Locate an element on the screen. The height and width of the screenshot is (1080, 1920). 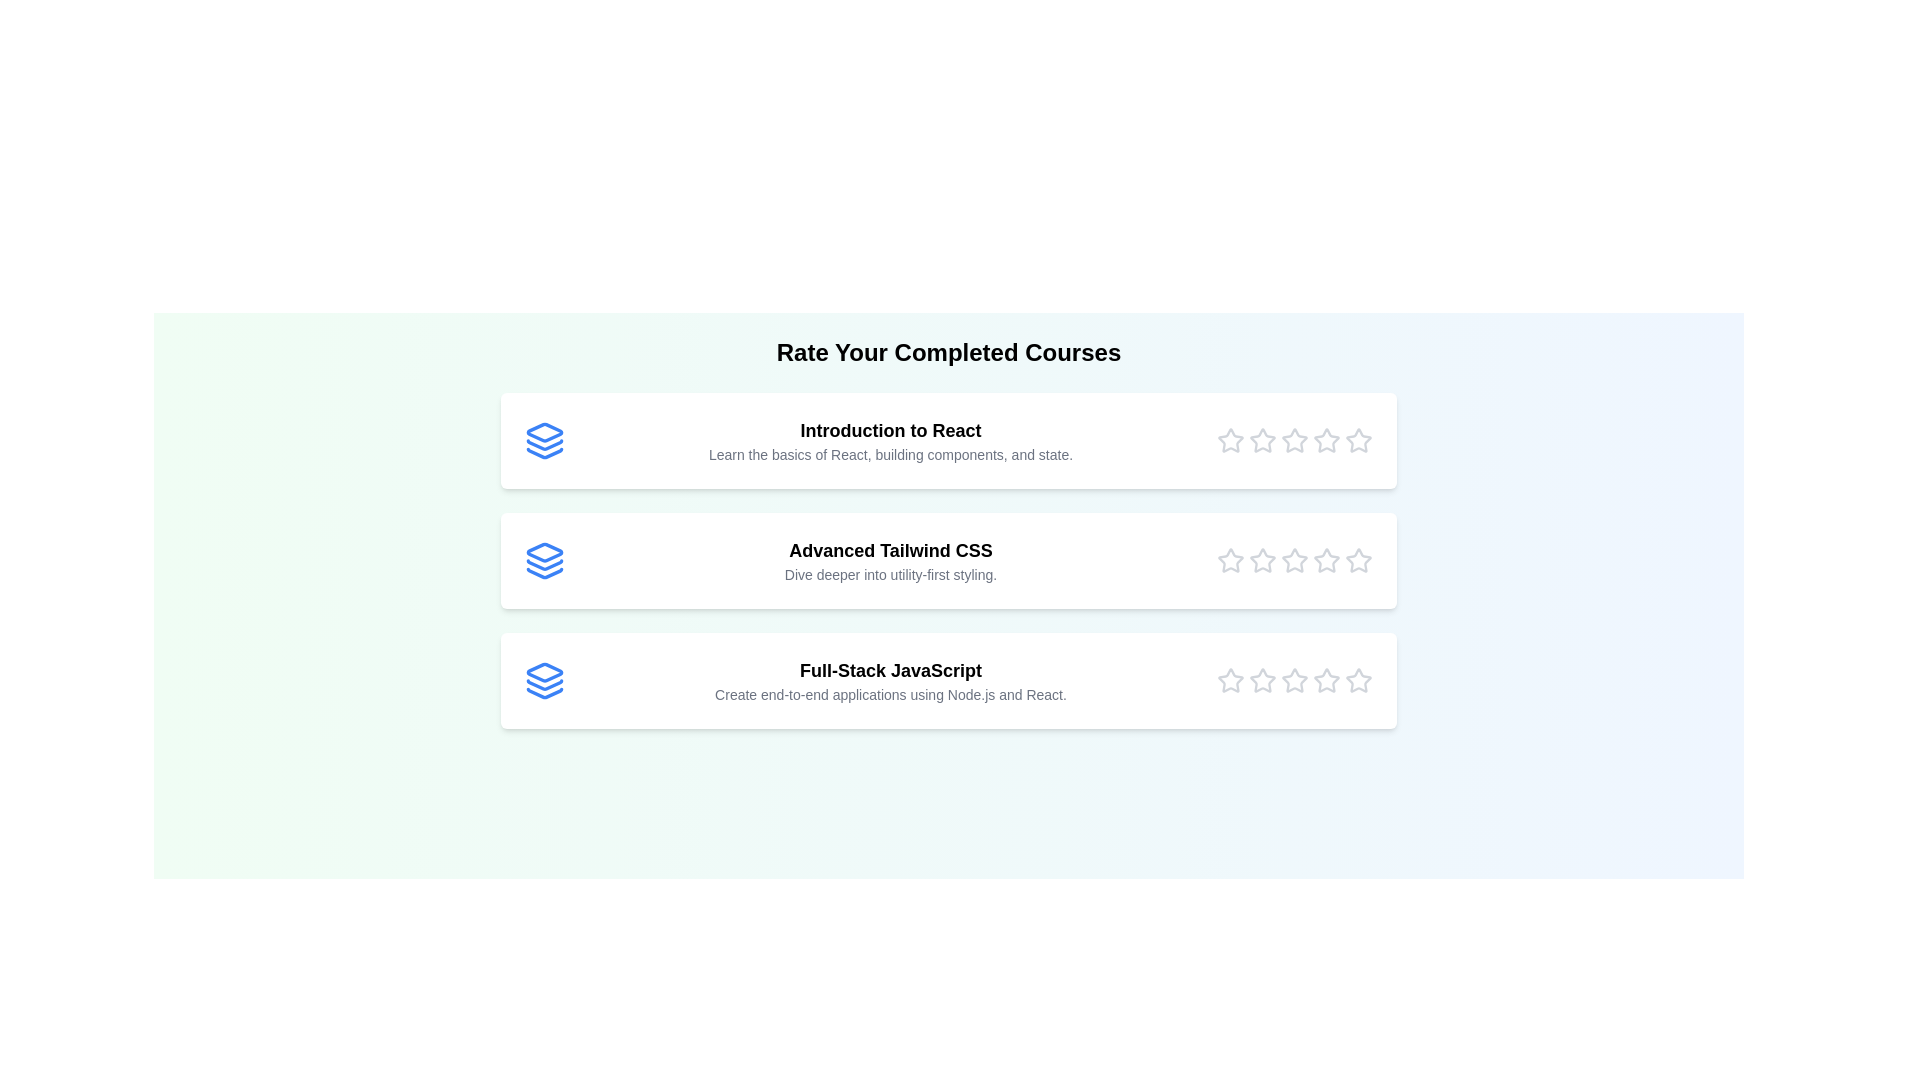
the course title to view its details. The parameter Introduction to React specifies which course to select is located at coordinates (948, 439).